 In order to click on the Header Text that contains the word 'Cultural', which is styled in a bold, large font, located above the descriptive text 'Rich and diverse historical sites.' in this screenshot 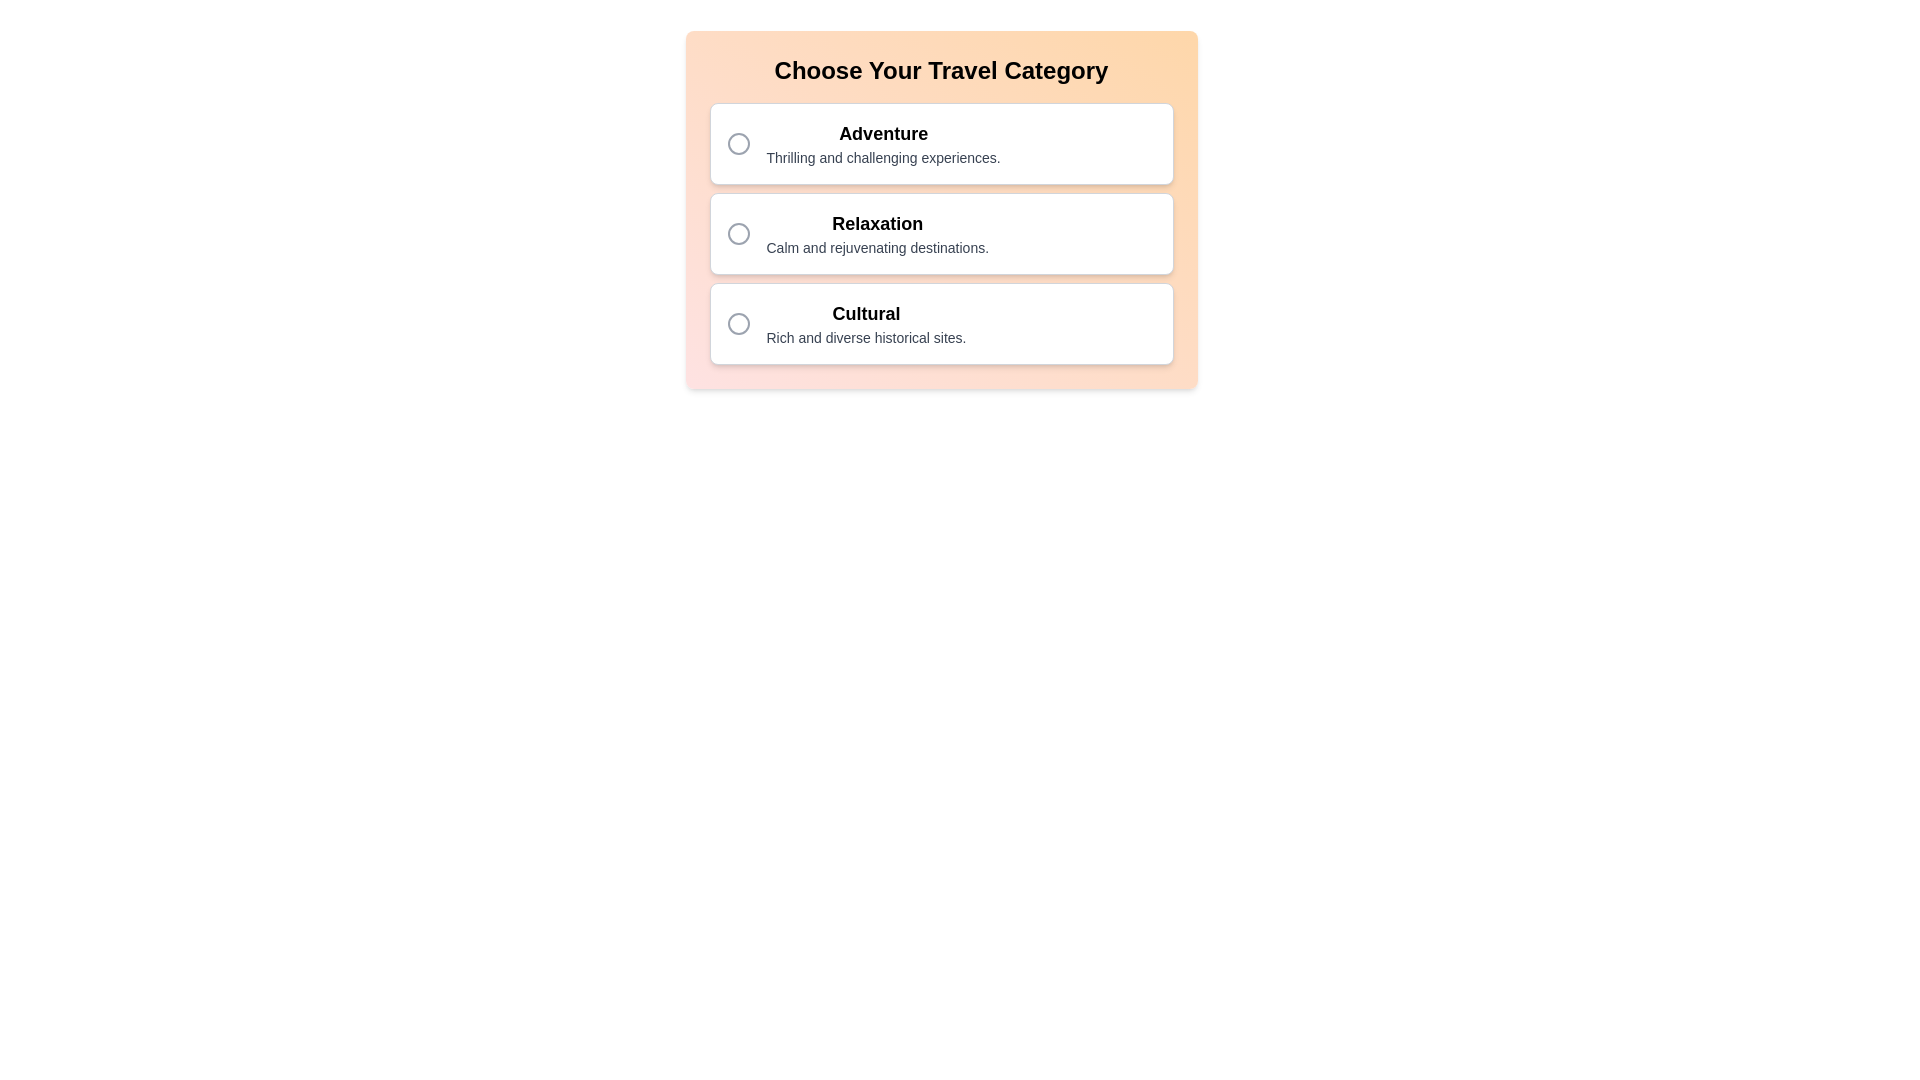, I will do `click(866, 313)`.